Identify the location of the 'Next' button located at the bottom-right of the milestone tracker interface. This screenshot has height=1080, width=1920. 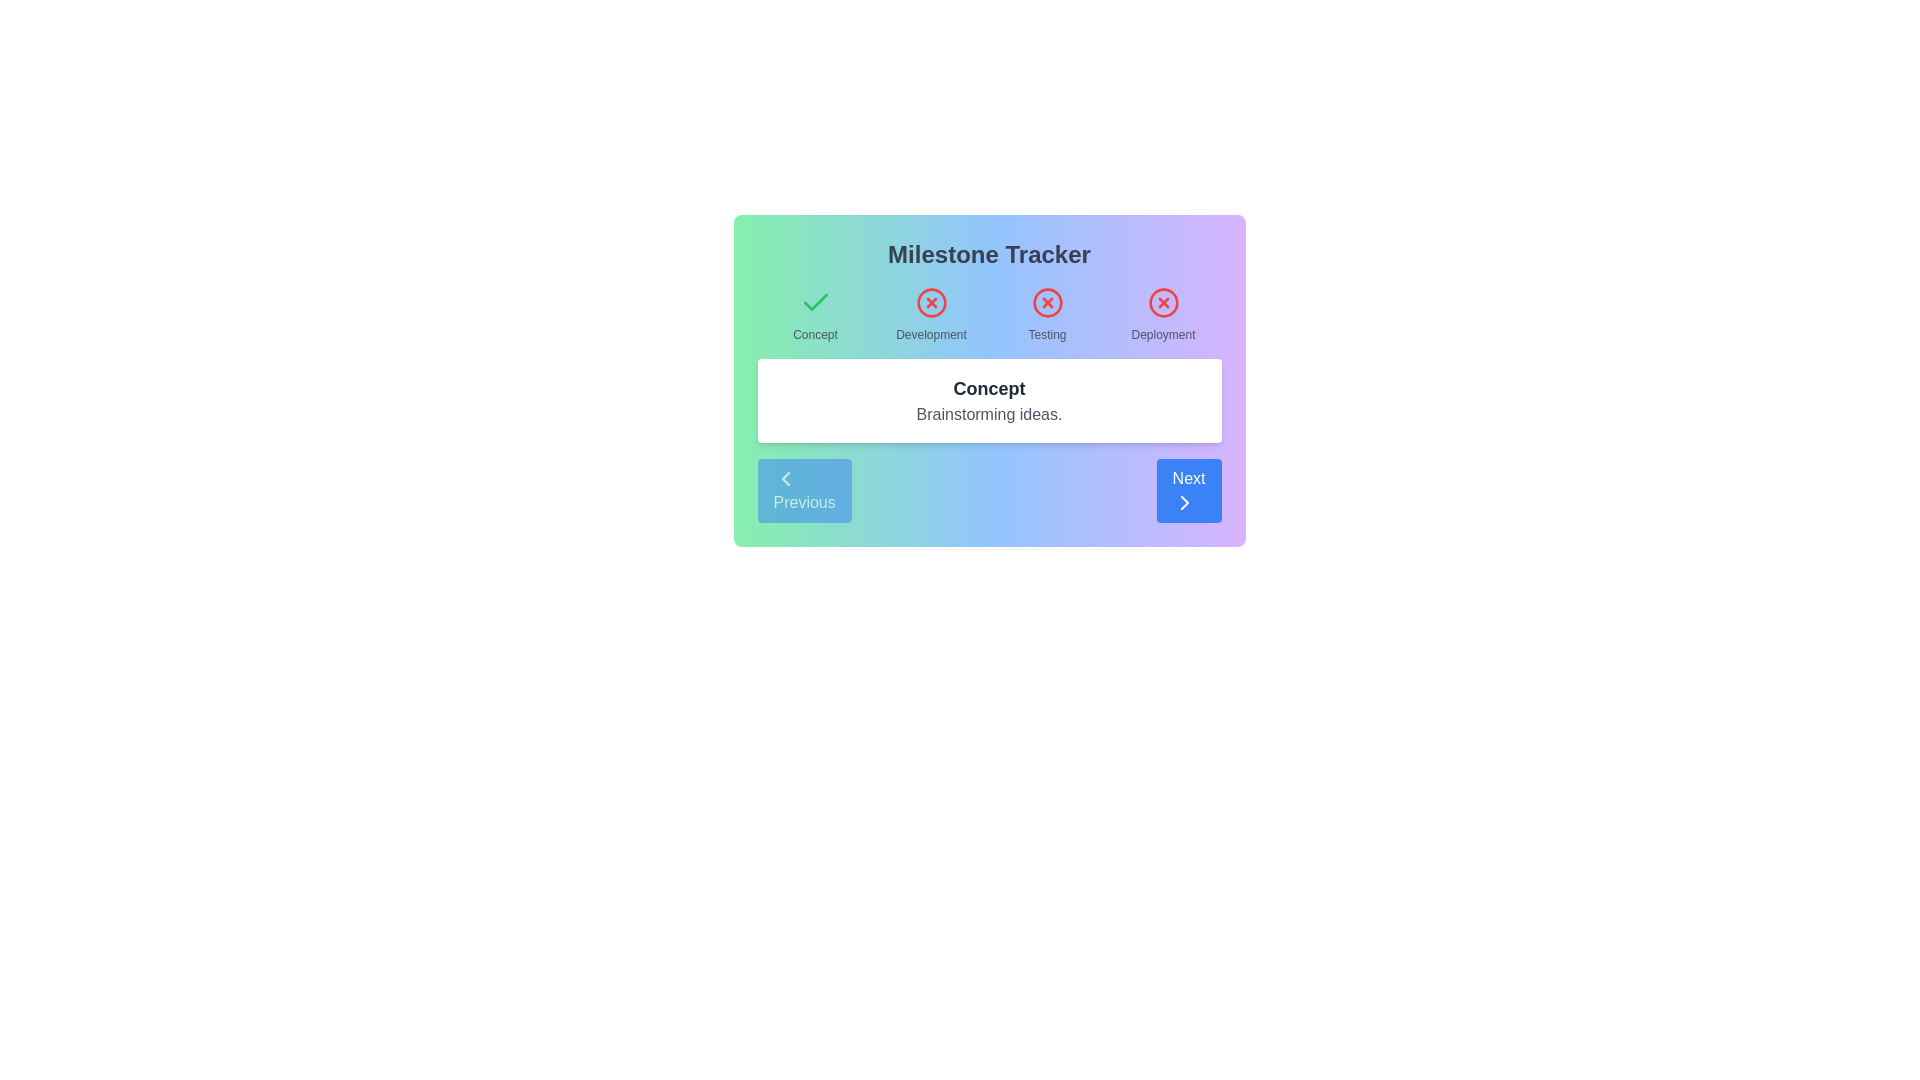
(1189, 490).